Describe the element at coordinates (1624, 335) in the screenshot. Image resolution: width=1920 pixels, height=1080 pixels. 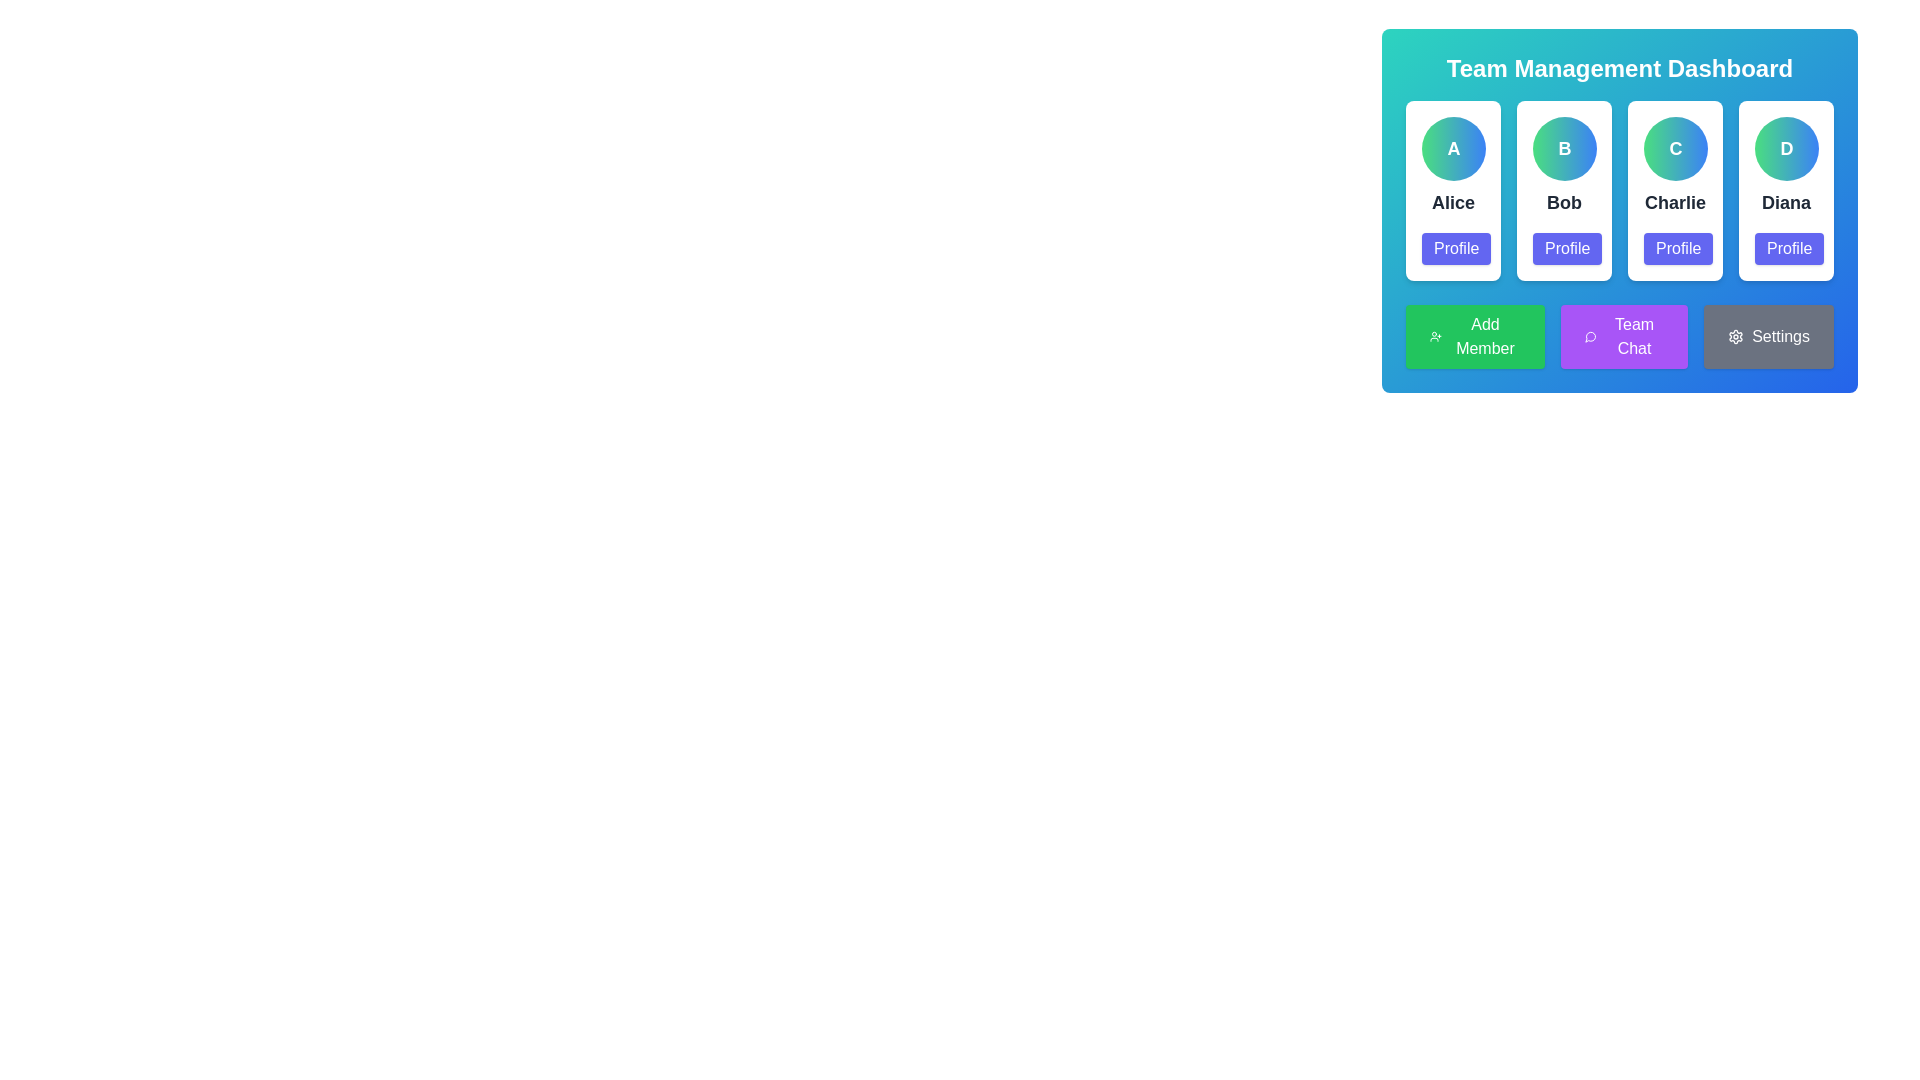
I see `the team chat button located at the bottom center of the panel, positioned between the 'Add Member' button and the 'Settings' button` at that location.